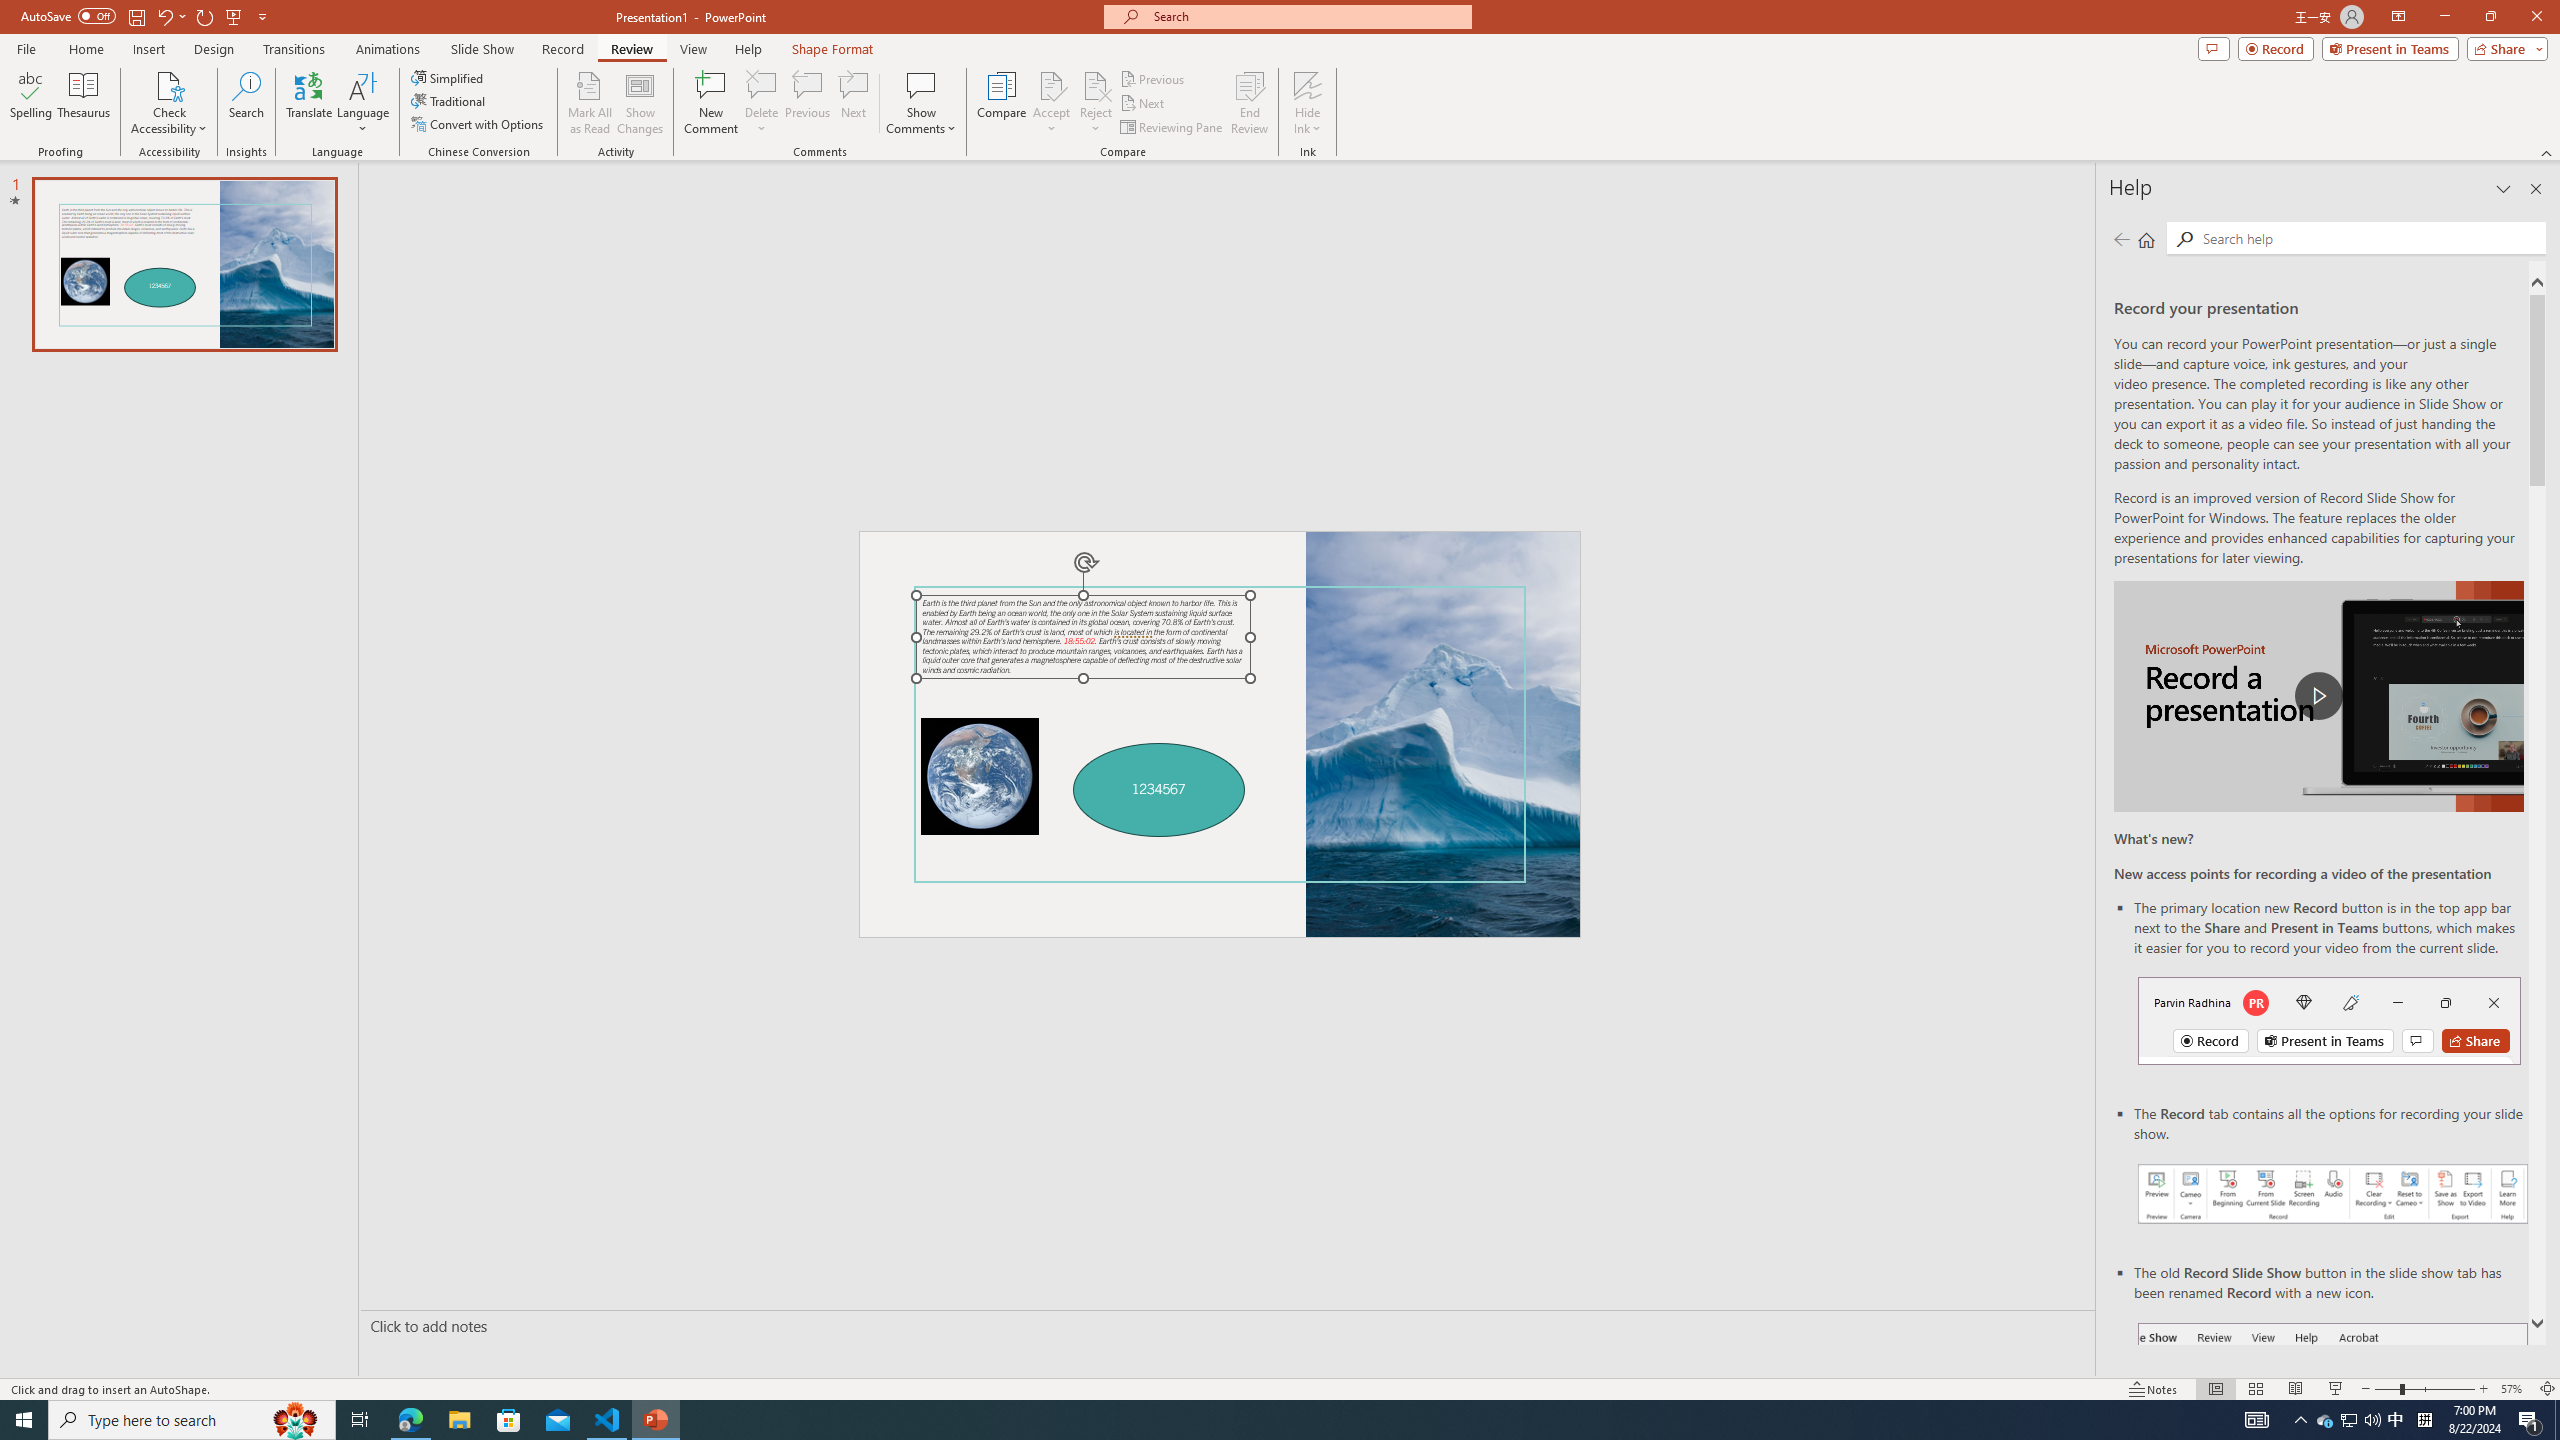 The image size is (2560, 1440). What do you see at coordinates (2515, 1389) in the screenshot?
I see `'Zoom 57%'` at bounding box center [2515, 1389].